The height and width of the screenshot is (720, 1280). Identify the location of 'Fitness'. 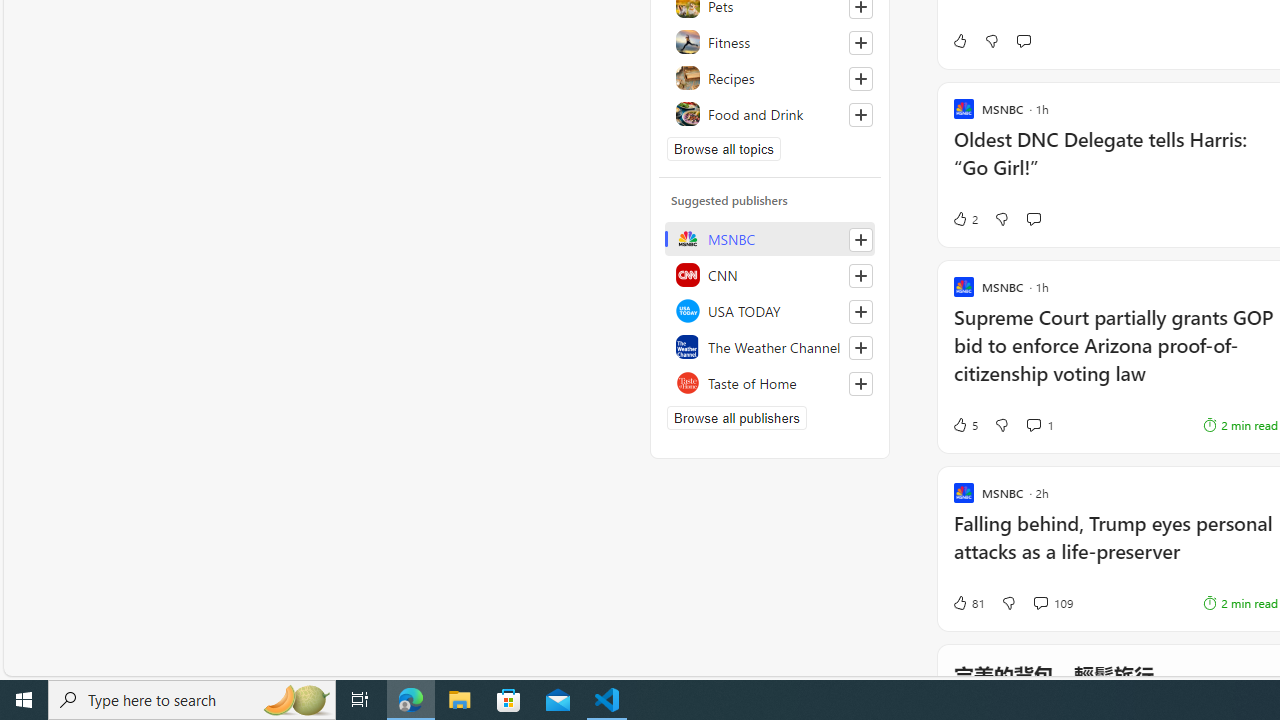
(769, 42).